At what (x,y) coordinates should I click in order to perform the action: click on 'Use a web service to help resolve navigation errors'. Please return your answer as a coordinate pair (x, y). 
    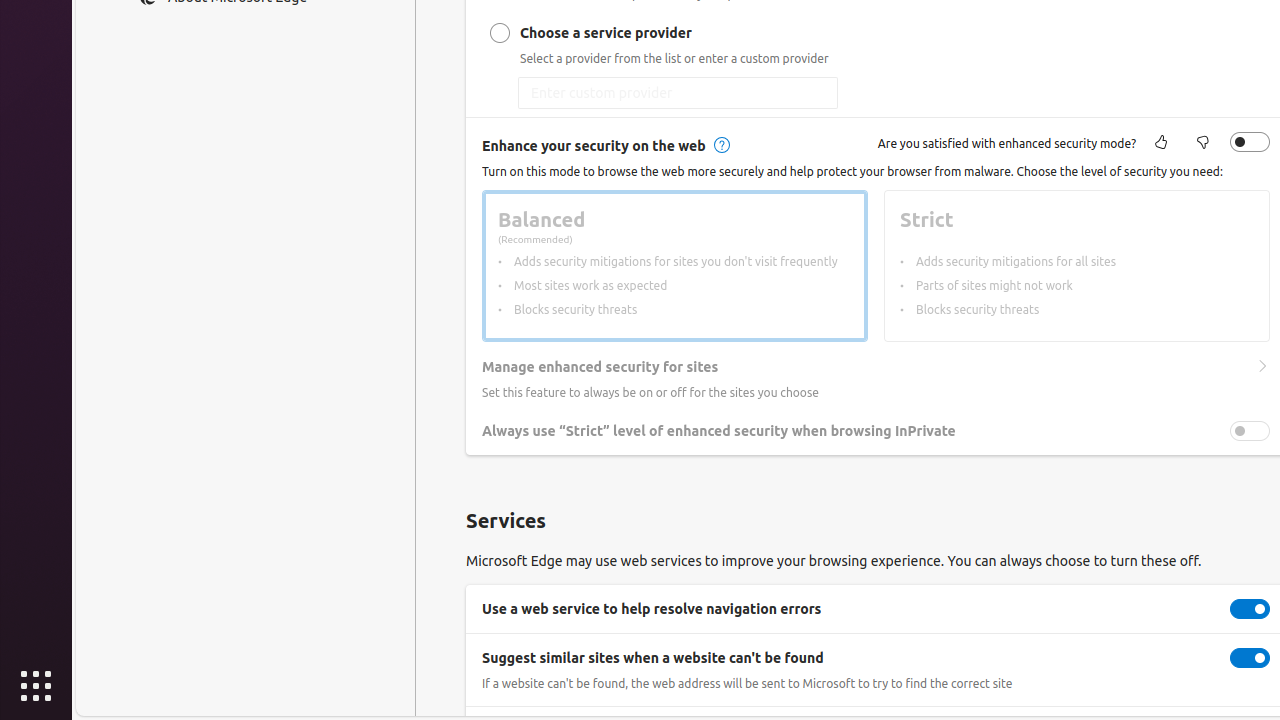
    Looking at the image, I should click on (1249, 607).